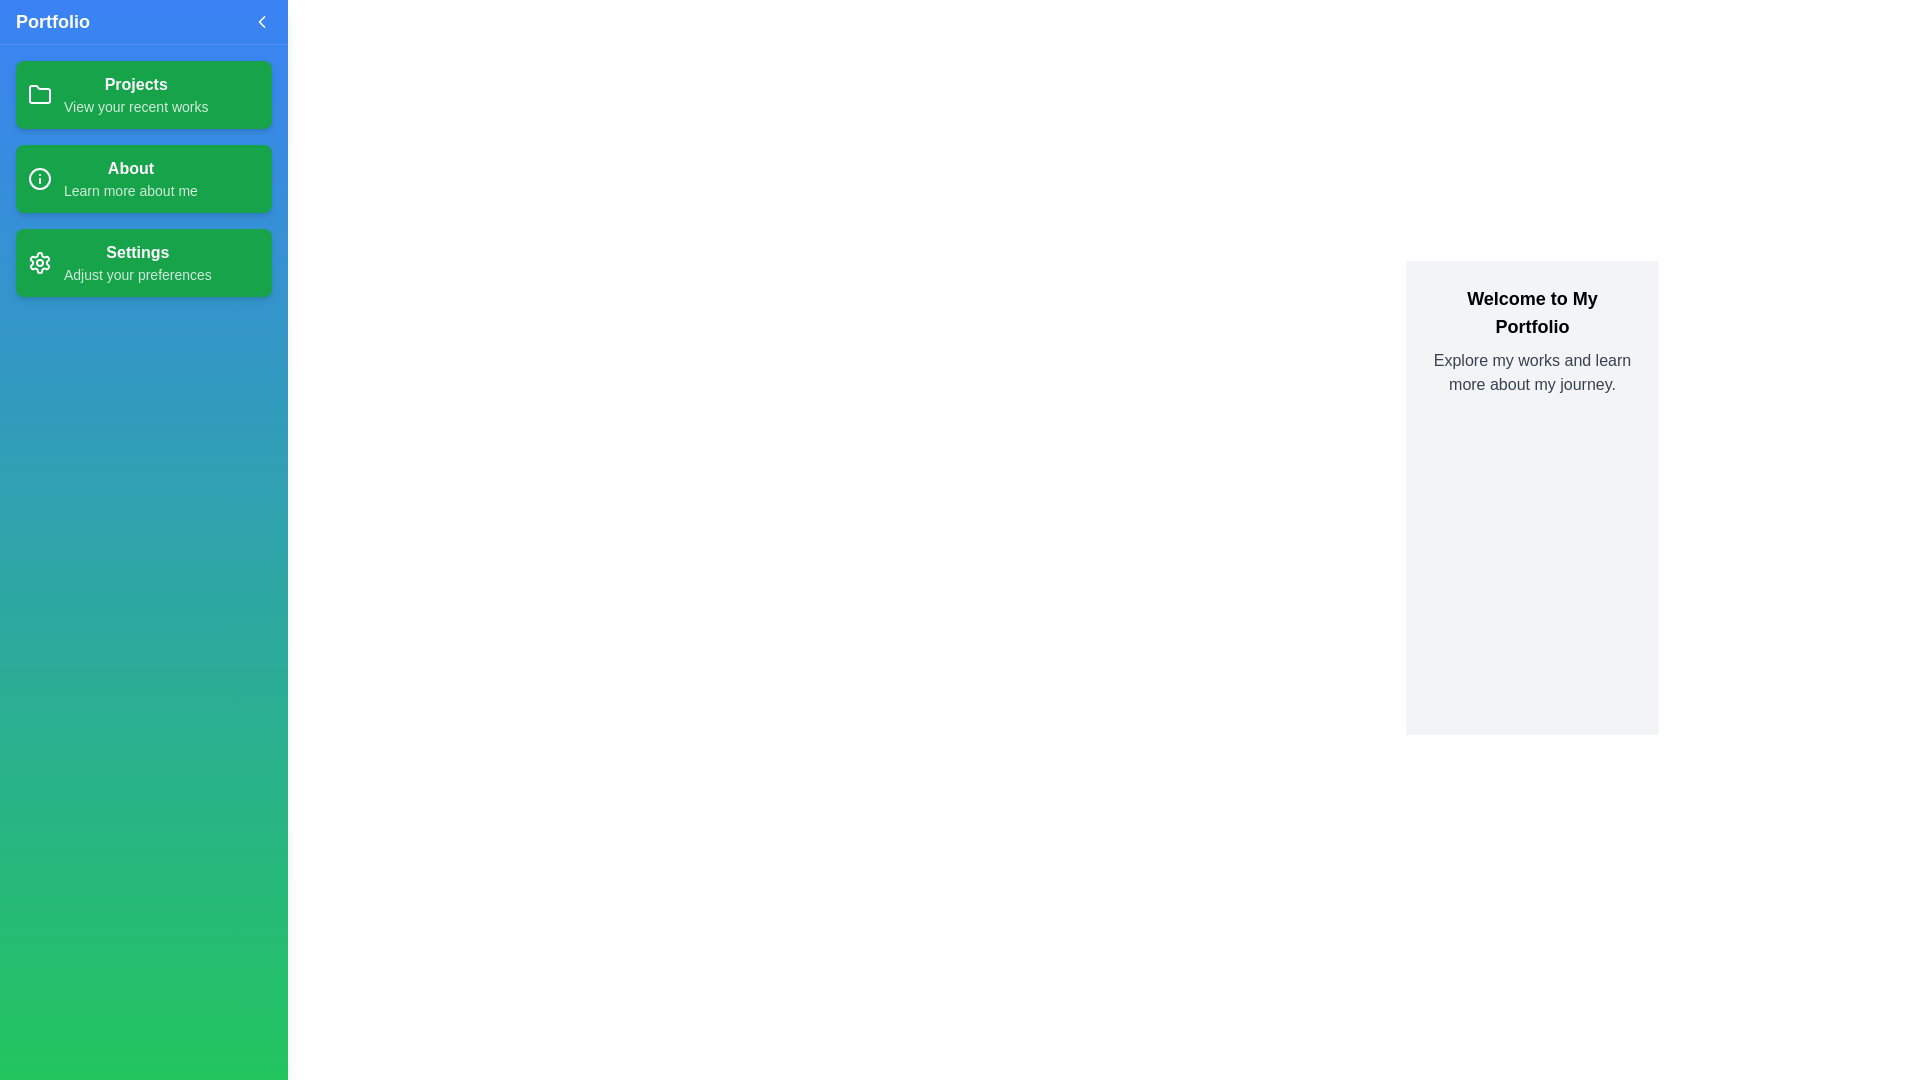 Image resolution: width=1920 pixels, height=1080 pixels. What do you see at coordinates (143, 95) in the screenshot?
I see `the section Projects in the drawer` at bounding box center [143, 95].